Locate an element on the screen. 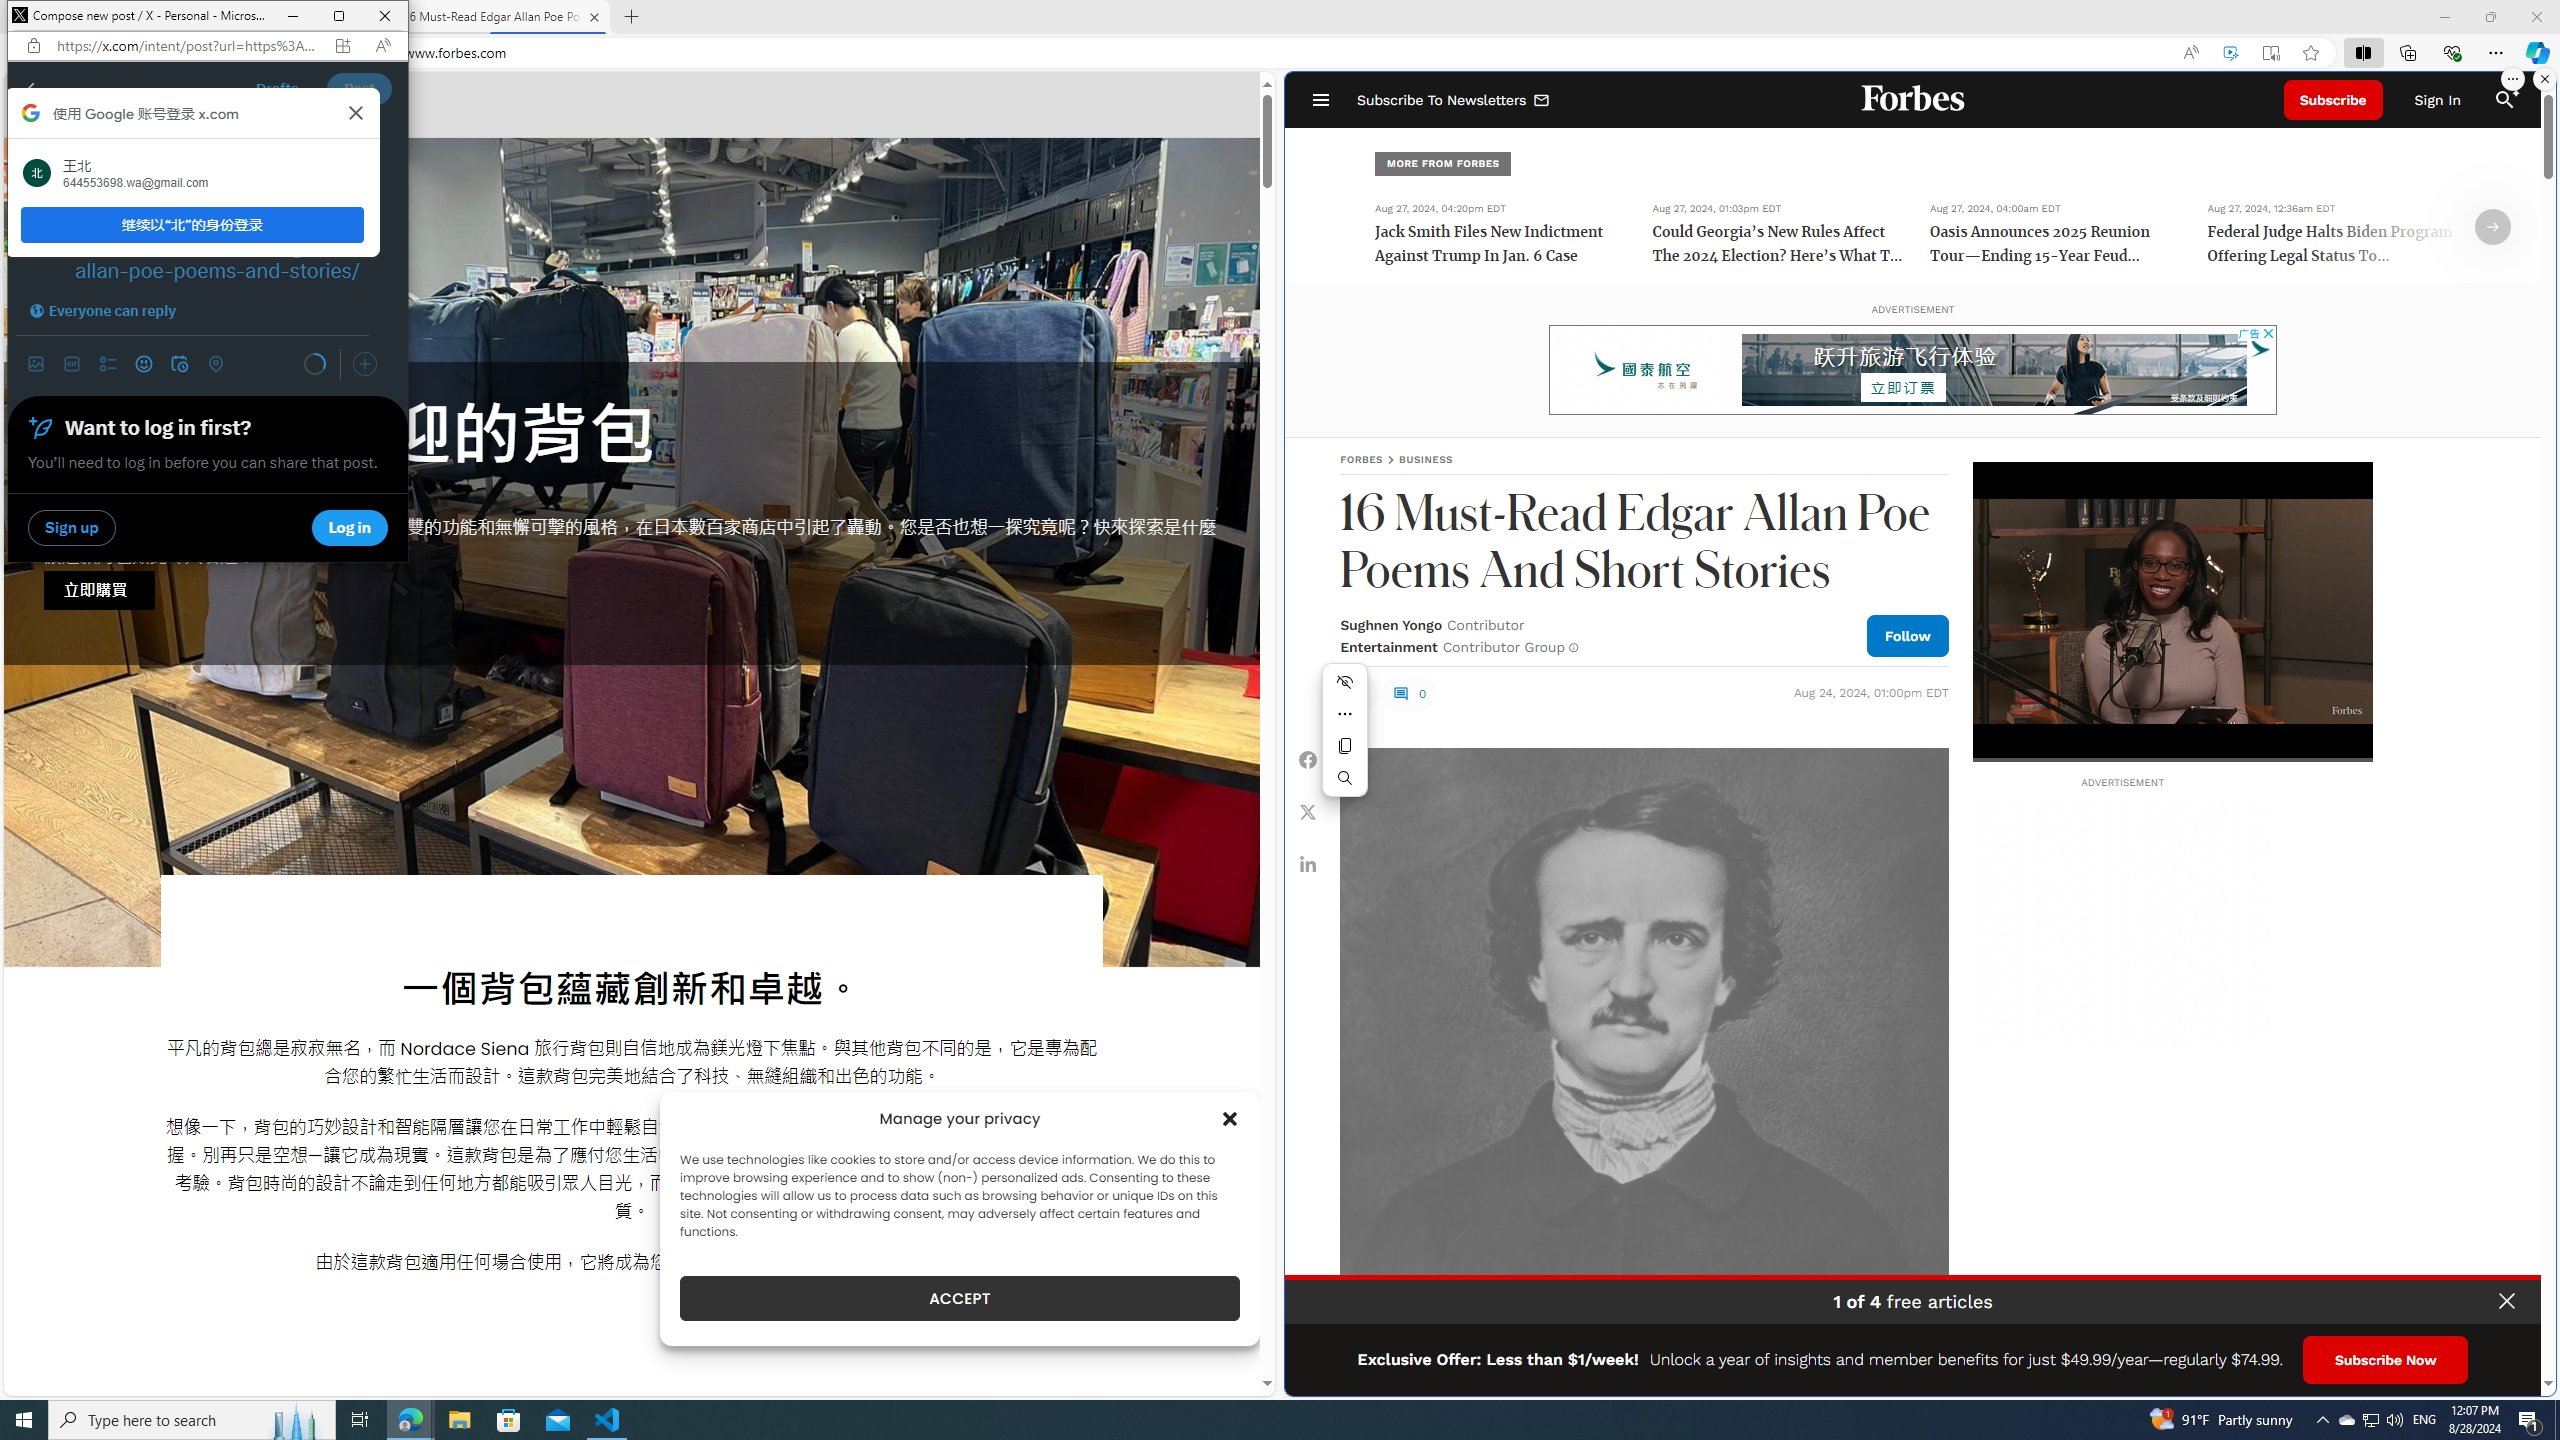  'More options.' is located at coordinates (2511, 78).